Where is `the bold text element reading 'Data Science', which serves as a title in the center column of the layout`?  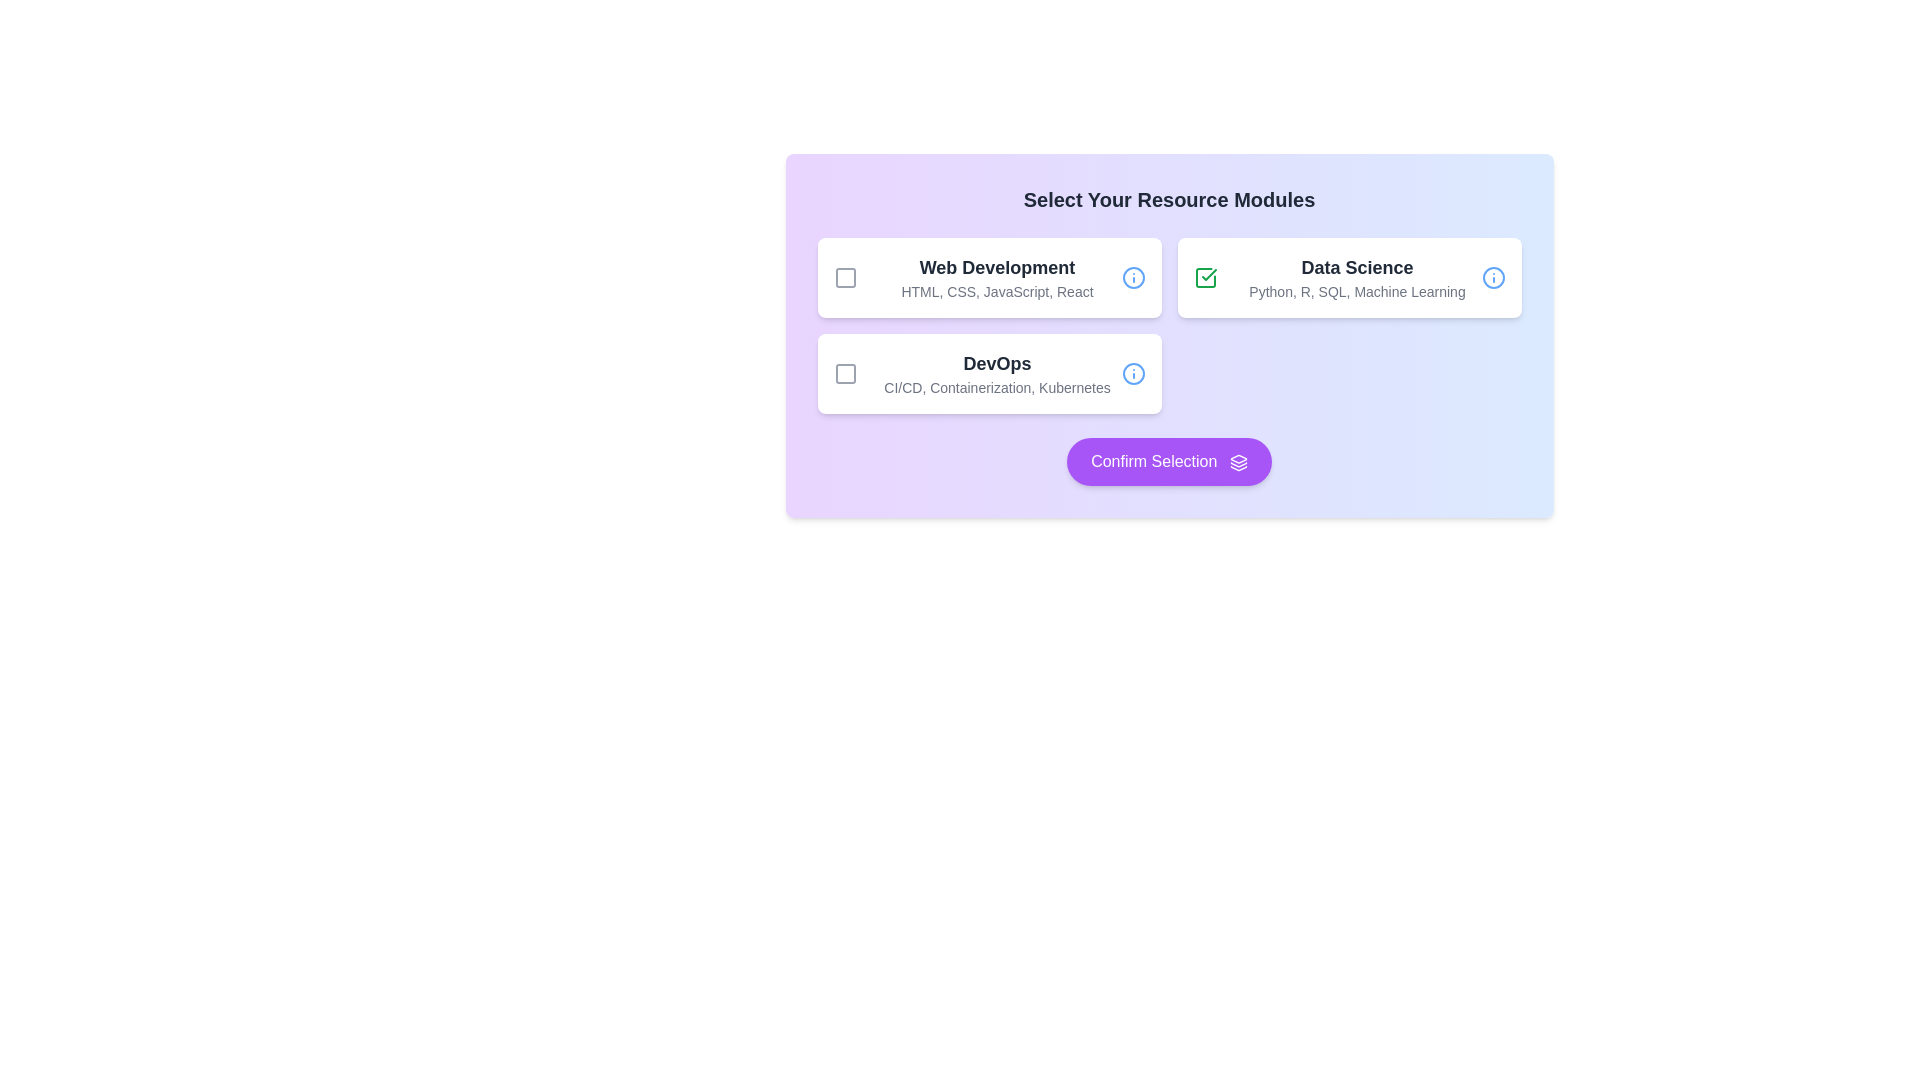 the bold text element reading 'Data Science', which serves as a title in the center column of the layout is located at coordinates (1357, 266).